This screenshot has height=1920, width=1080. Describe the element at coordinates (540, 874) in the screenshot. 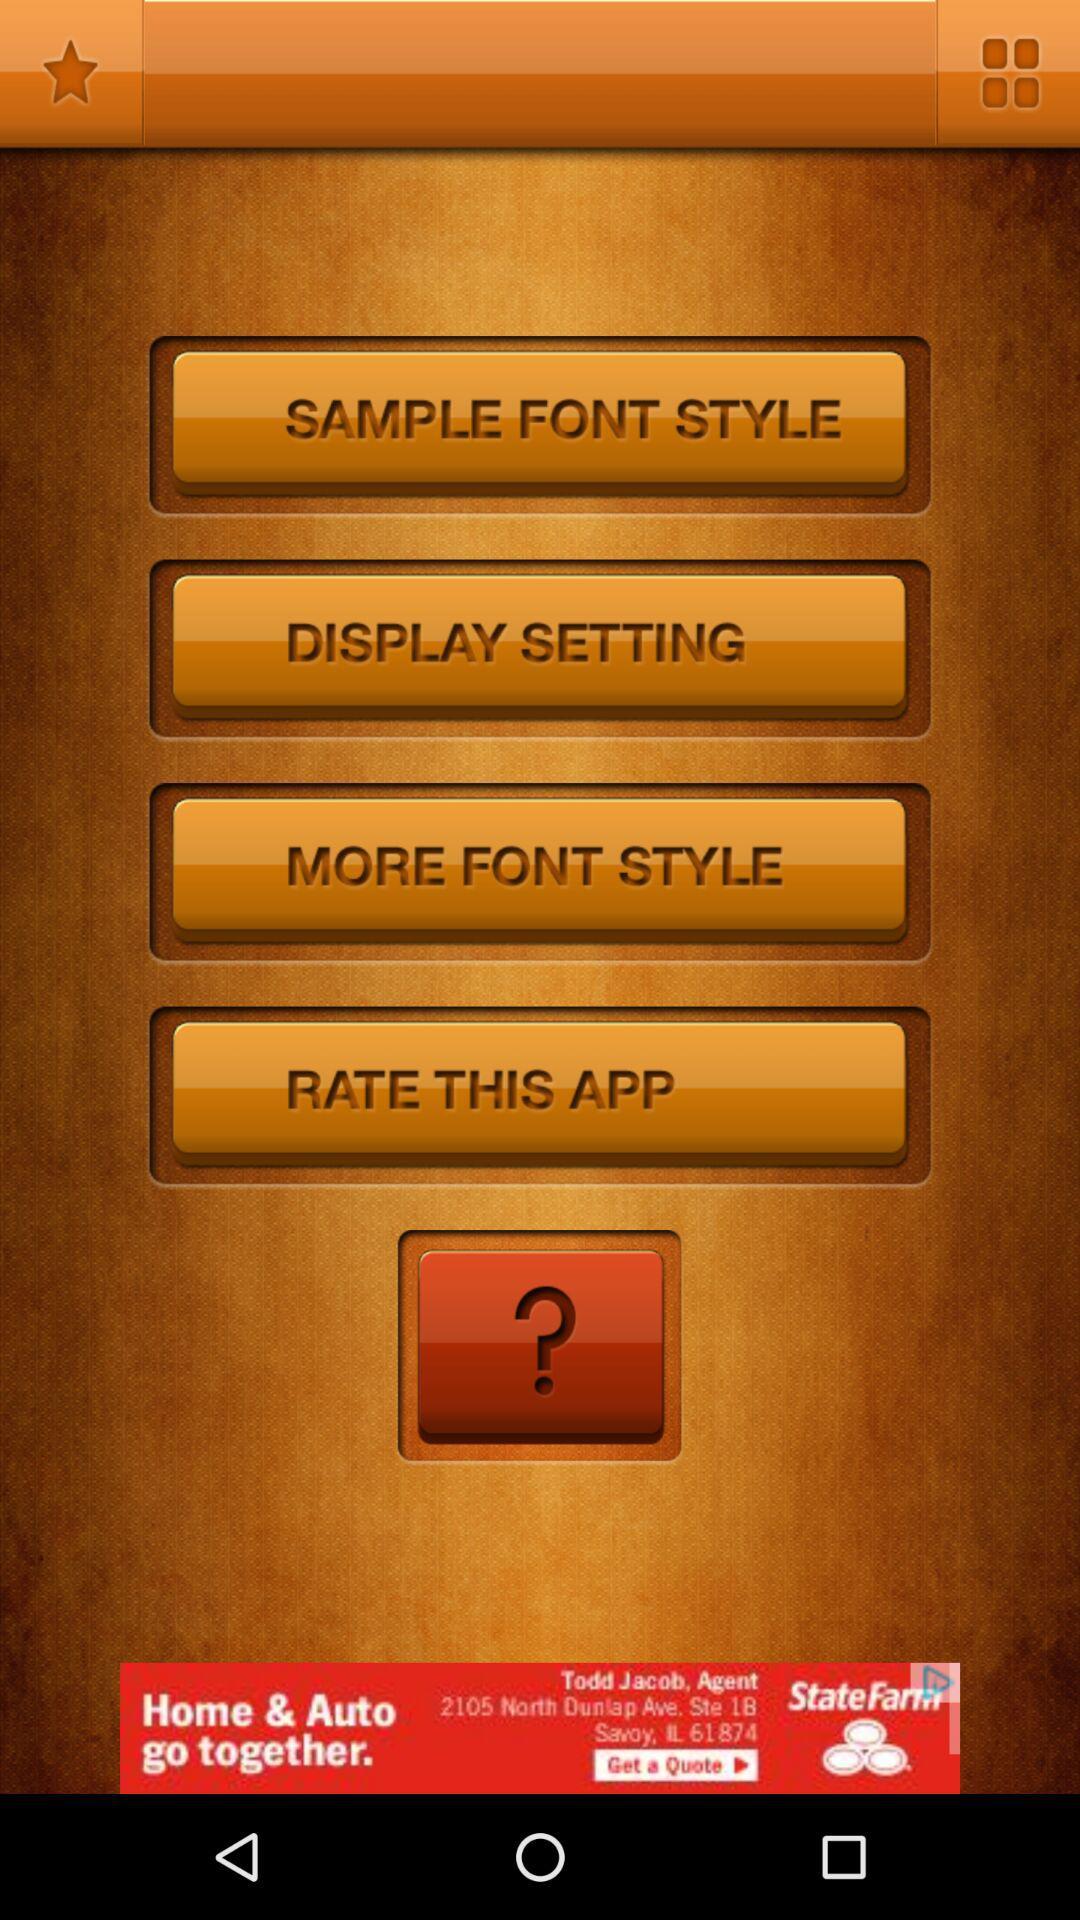

I see `font style` at that location.